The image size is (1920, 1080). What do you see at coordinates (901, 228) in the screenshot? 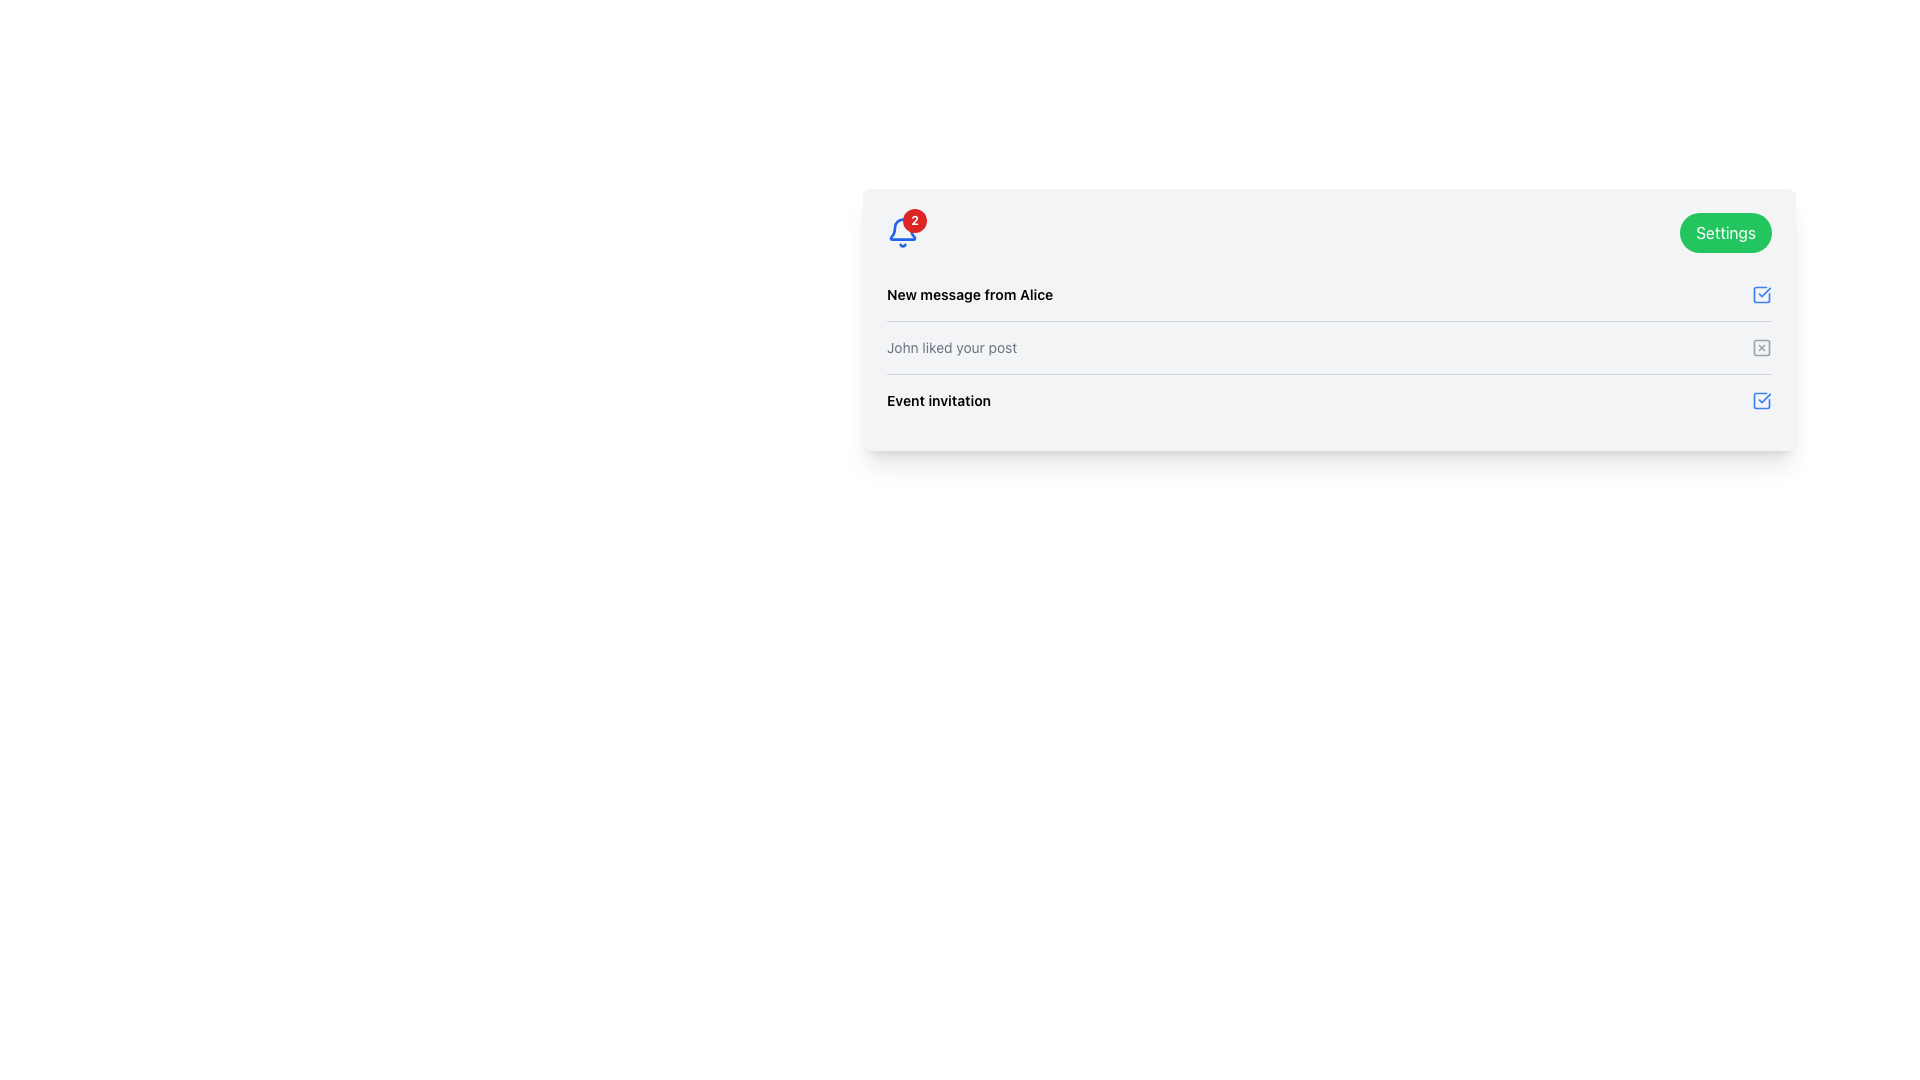
I see `the body portion of the bell notification icon, which is a decorative graphical component located at the top-left of a notification card and slightly overlaps with the notification badge` at bounding box center [901, 228].